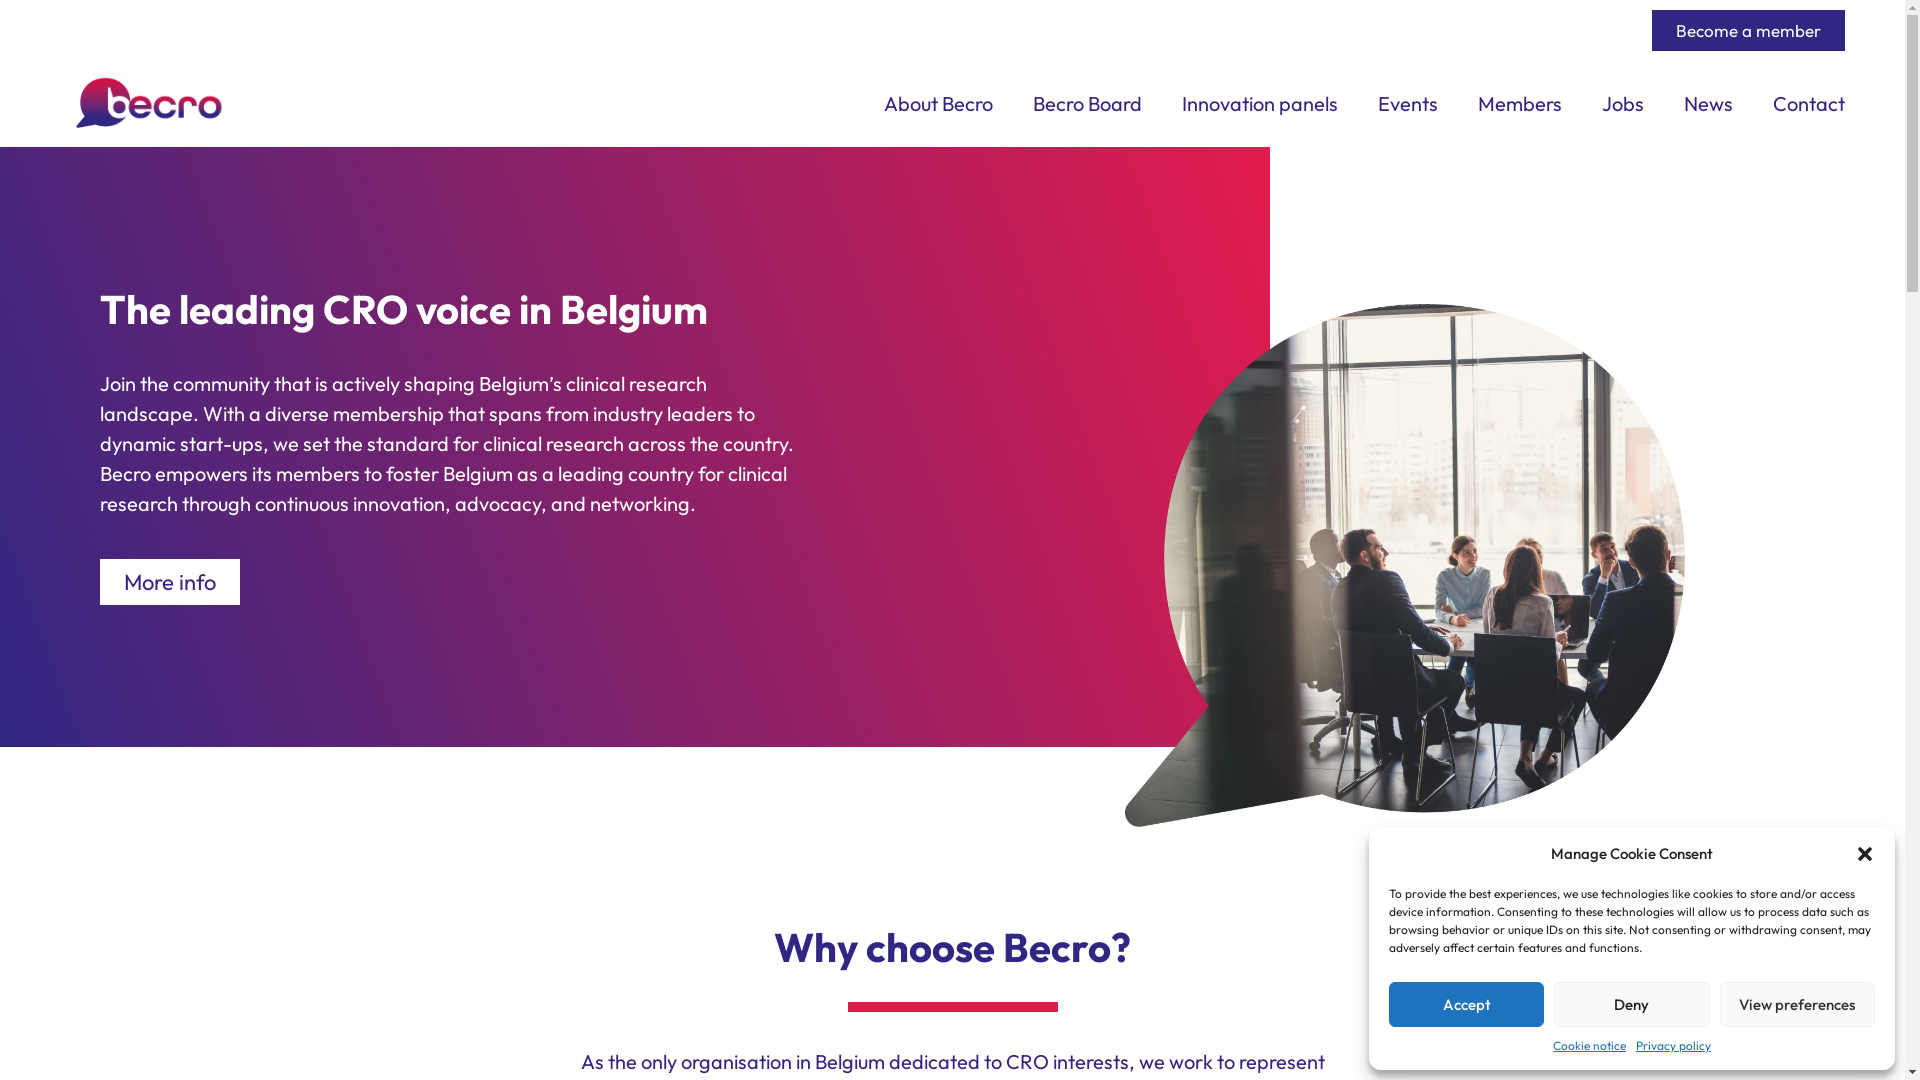 This screenshot has width=1920, height=1080. I want to click on 'Jobs', so click(1622, 104).